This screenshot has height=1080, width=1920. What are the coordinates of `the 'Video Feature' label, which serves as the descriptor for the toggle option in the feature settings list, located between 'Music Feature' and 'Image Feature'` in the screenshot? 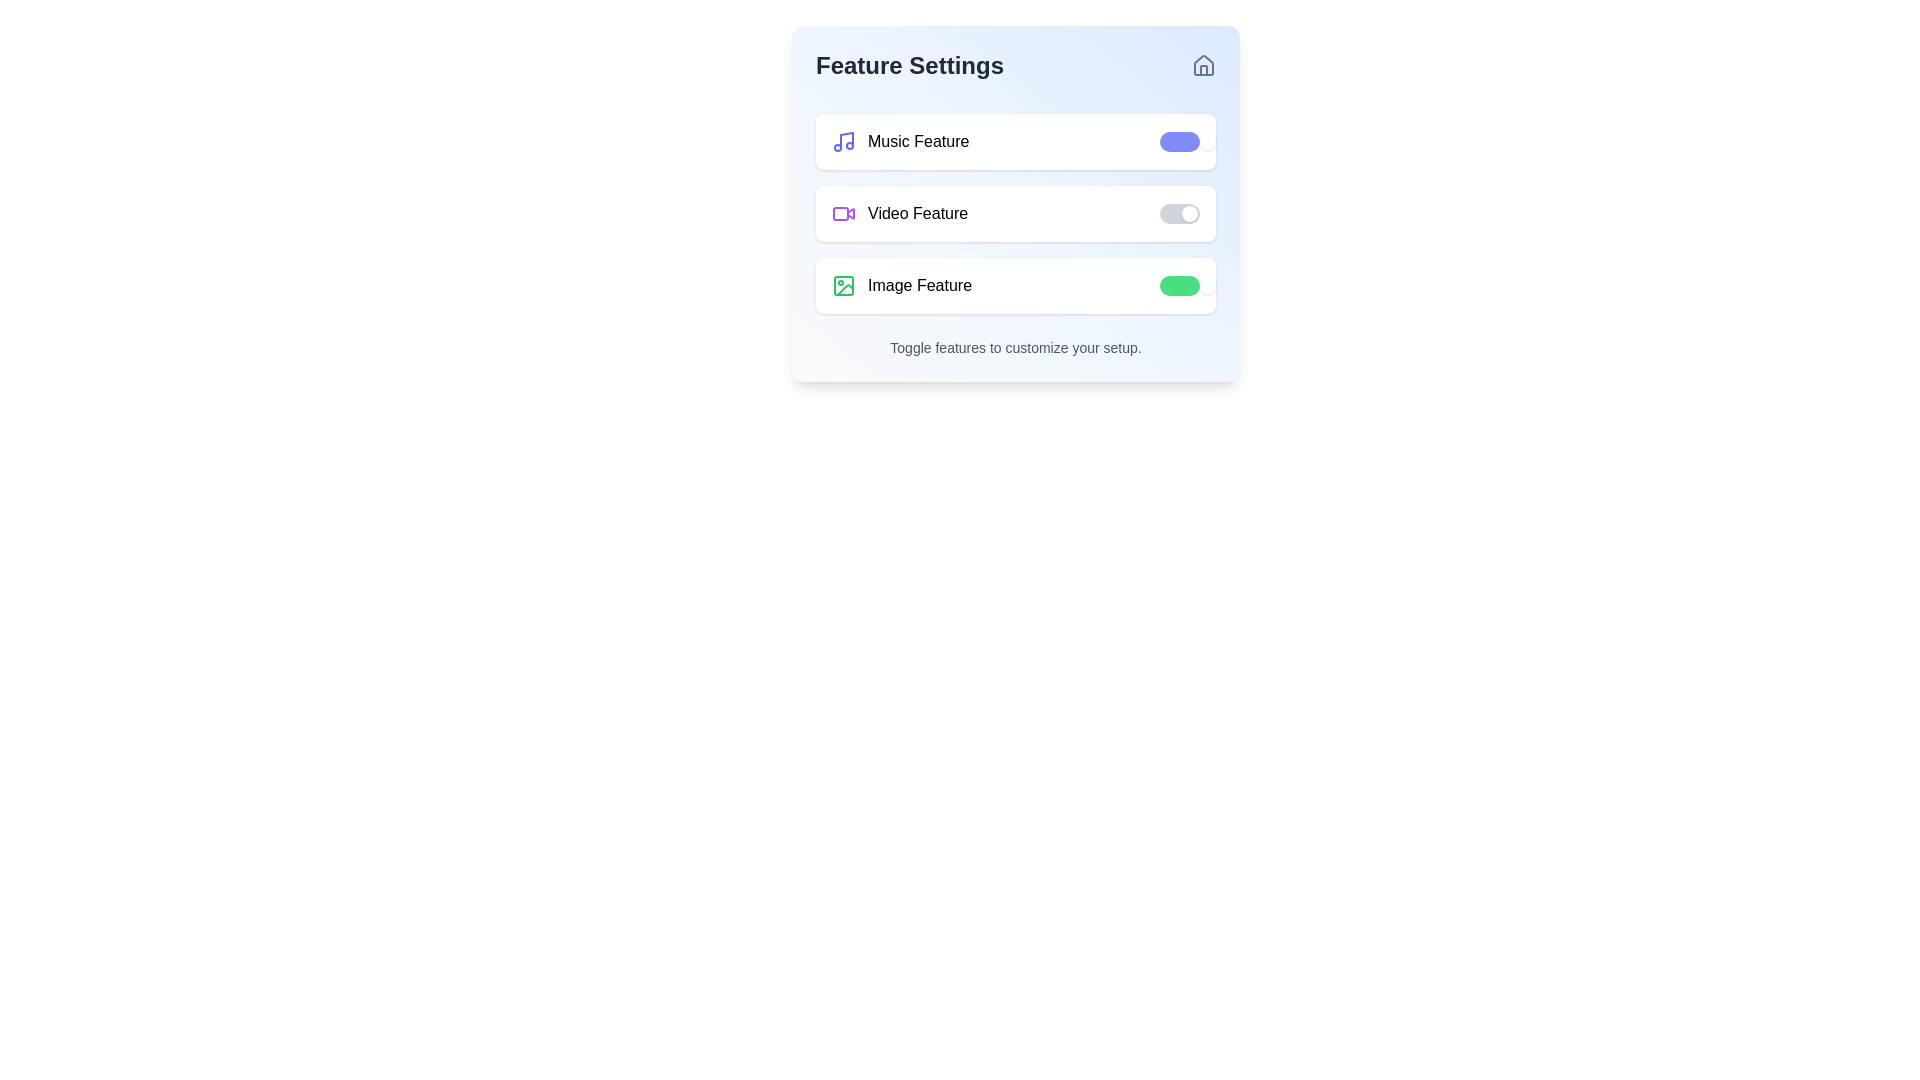 It's located at (917, 213).